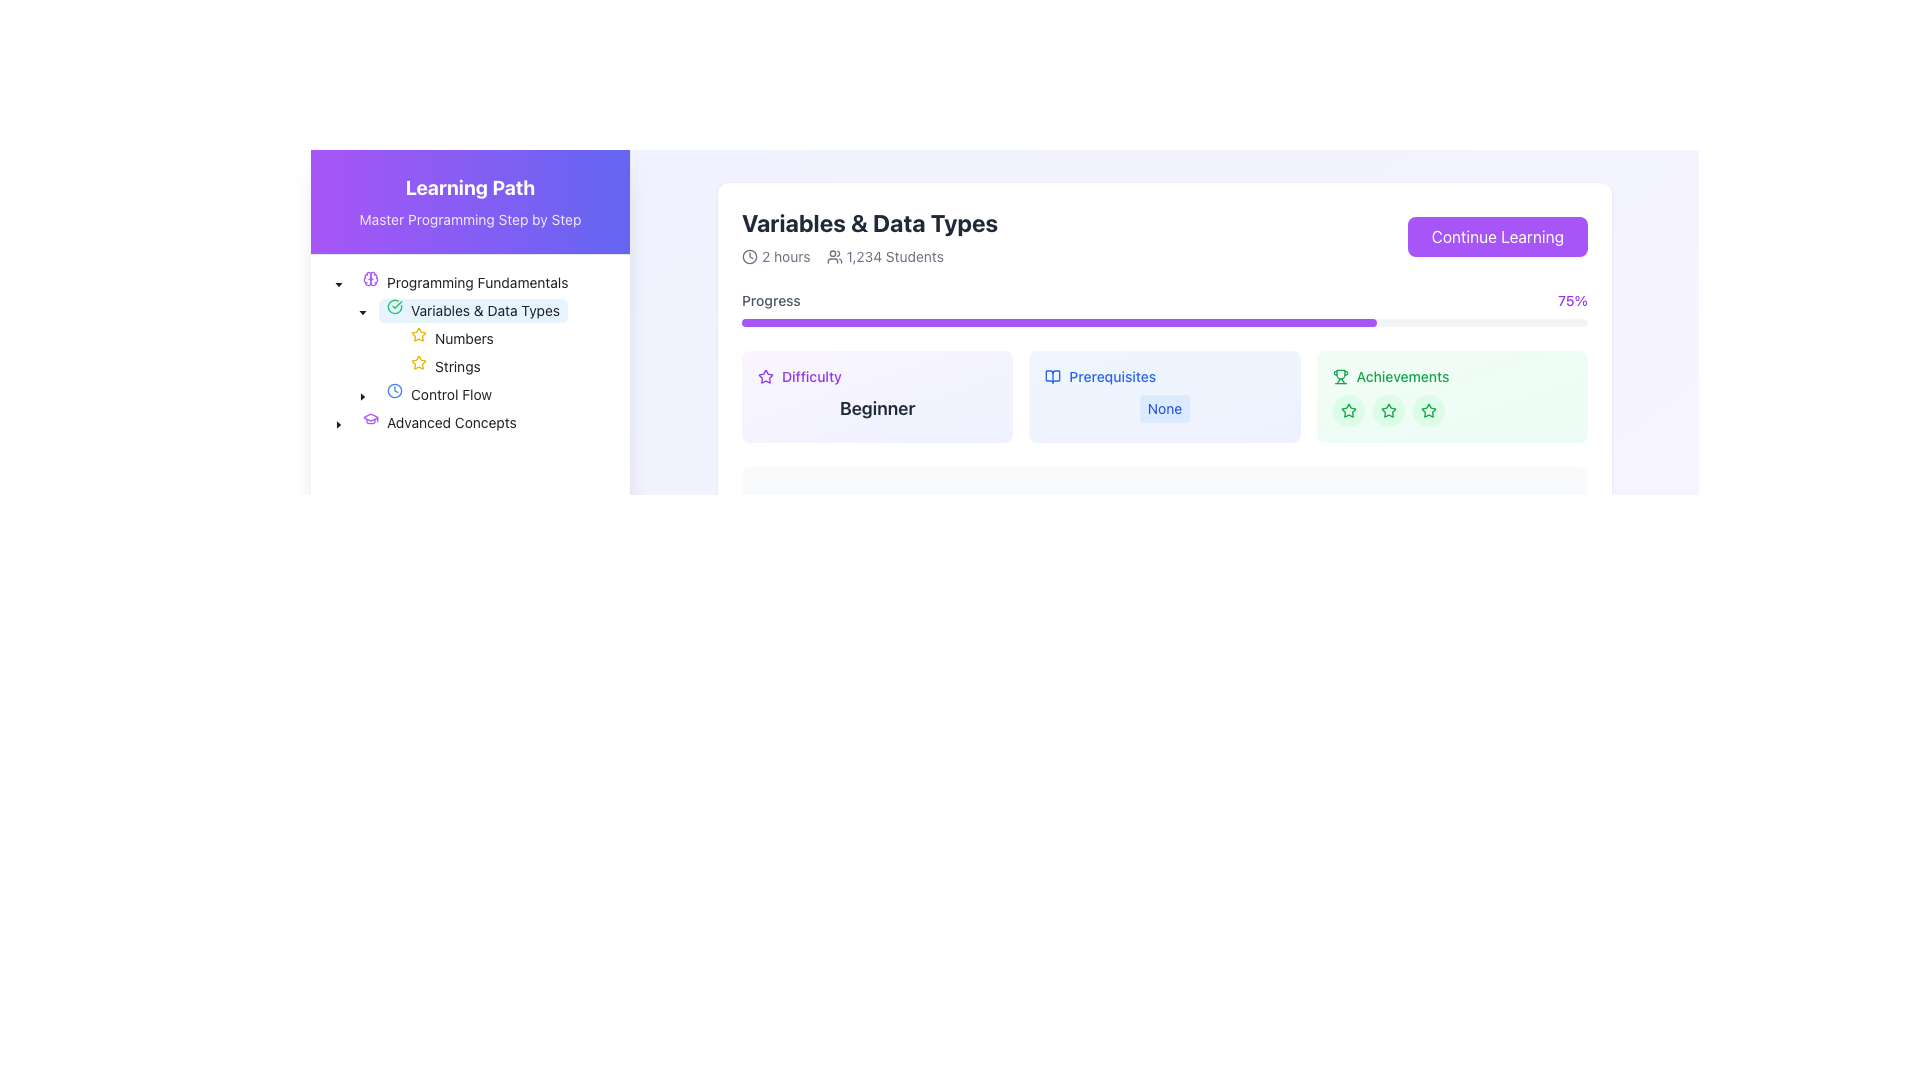 Image resolution: width=1920 pixels, height=1080 pixels. Describe the element at coordinates (413, 338) in the screenshot. I see `the 'Numbers' text item node in the tree structure interface` at that location.